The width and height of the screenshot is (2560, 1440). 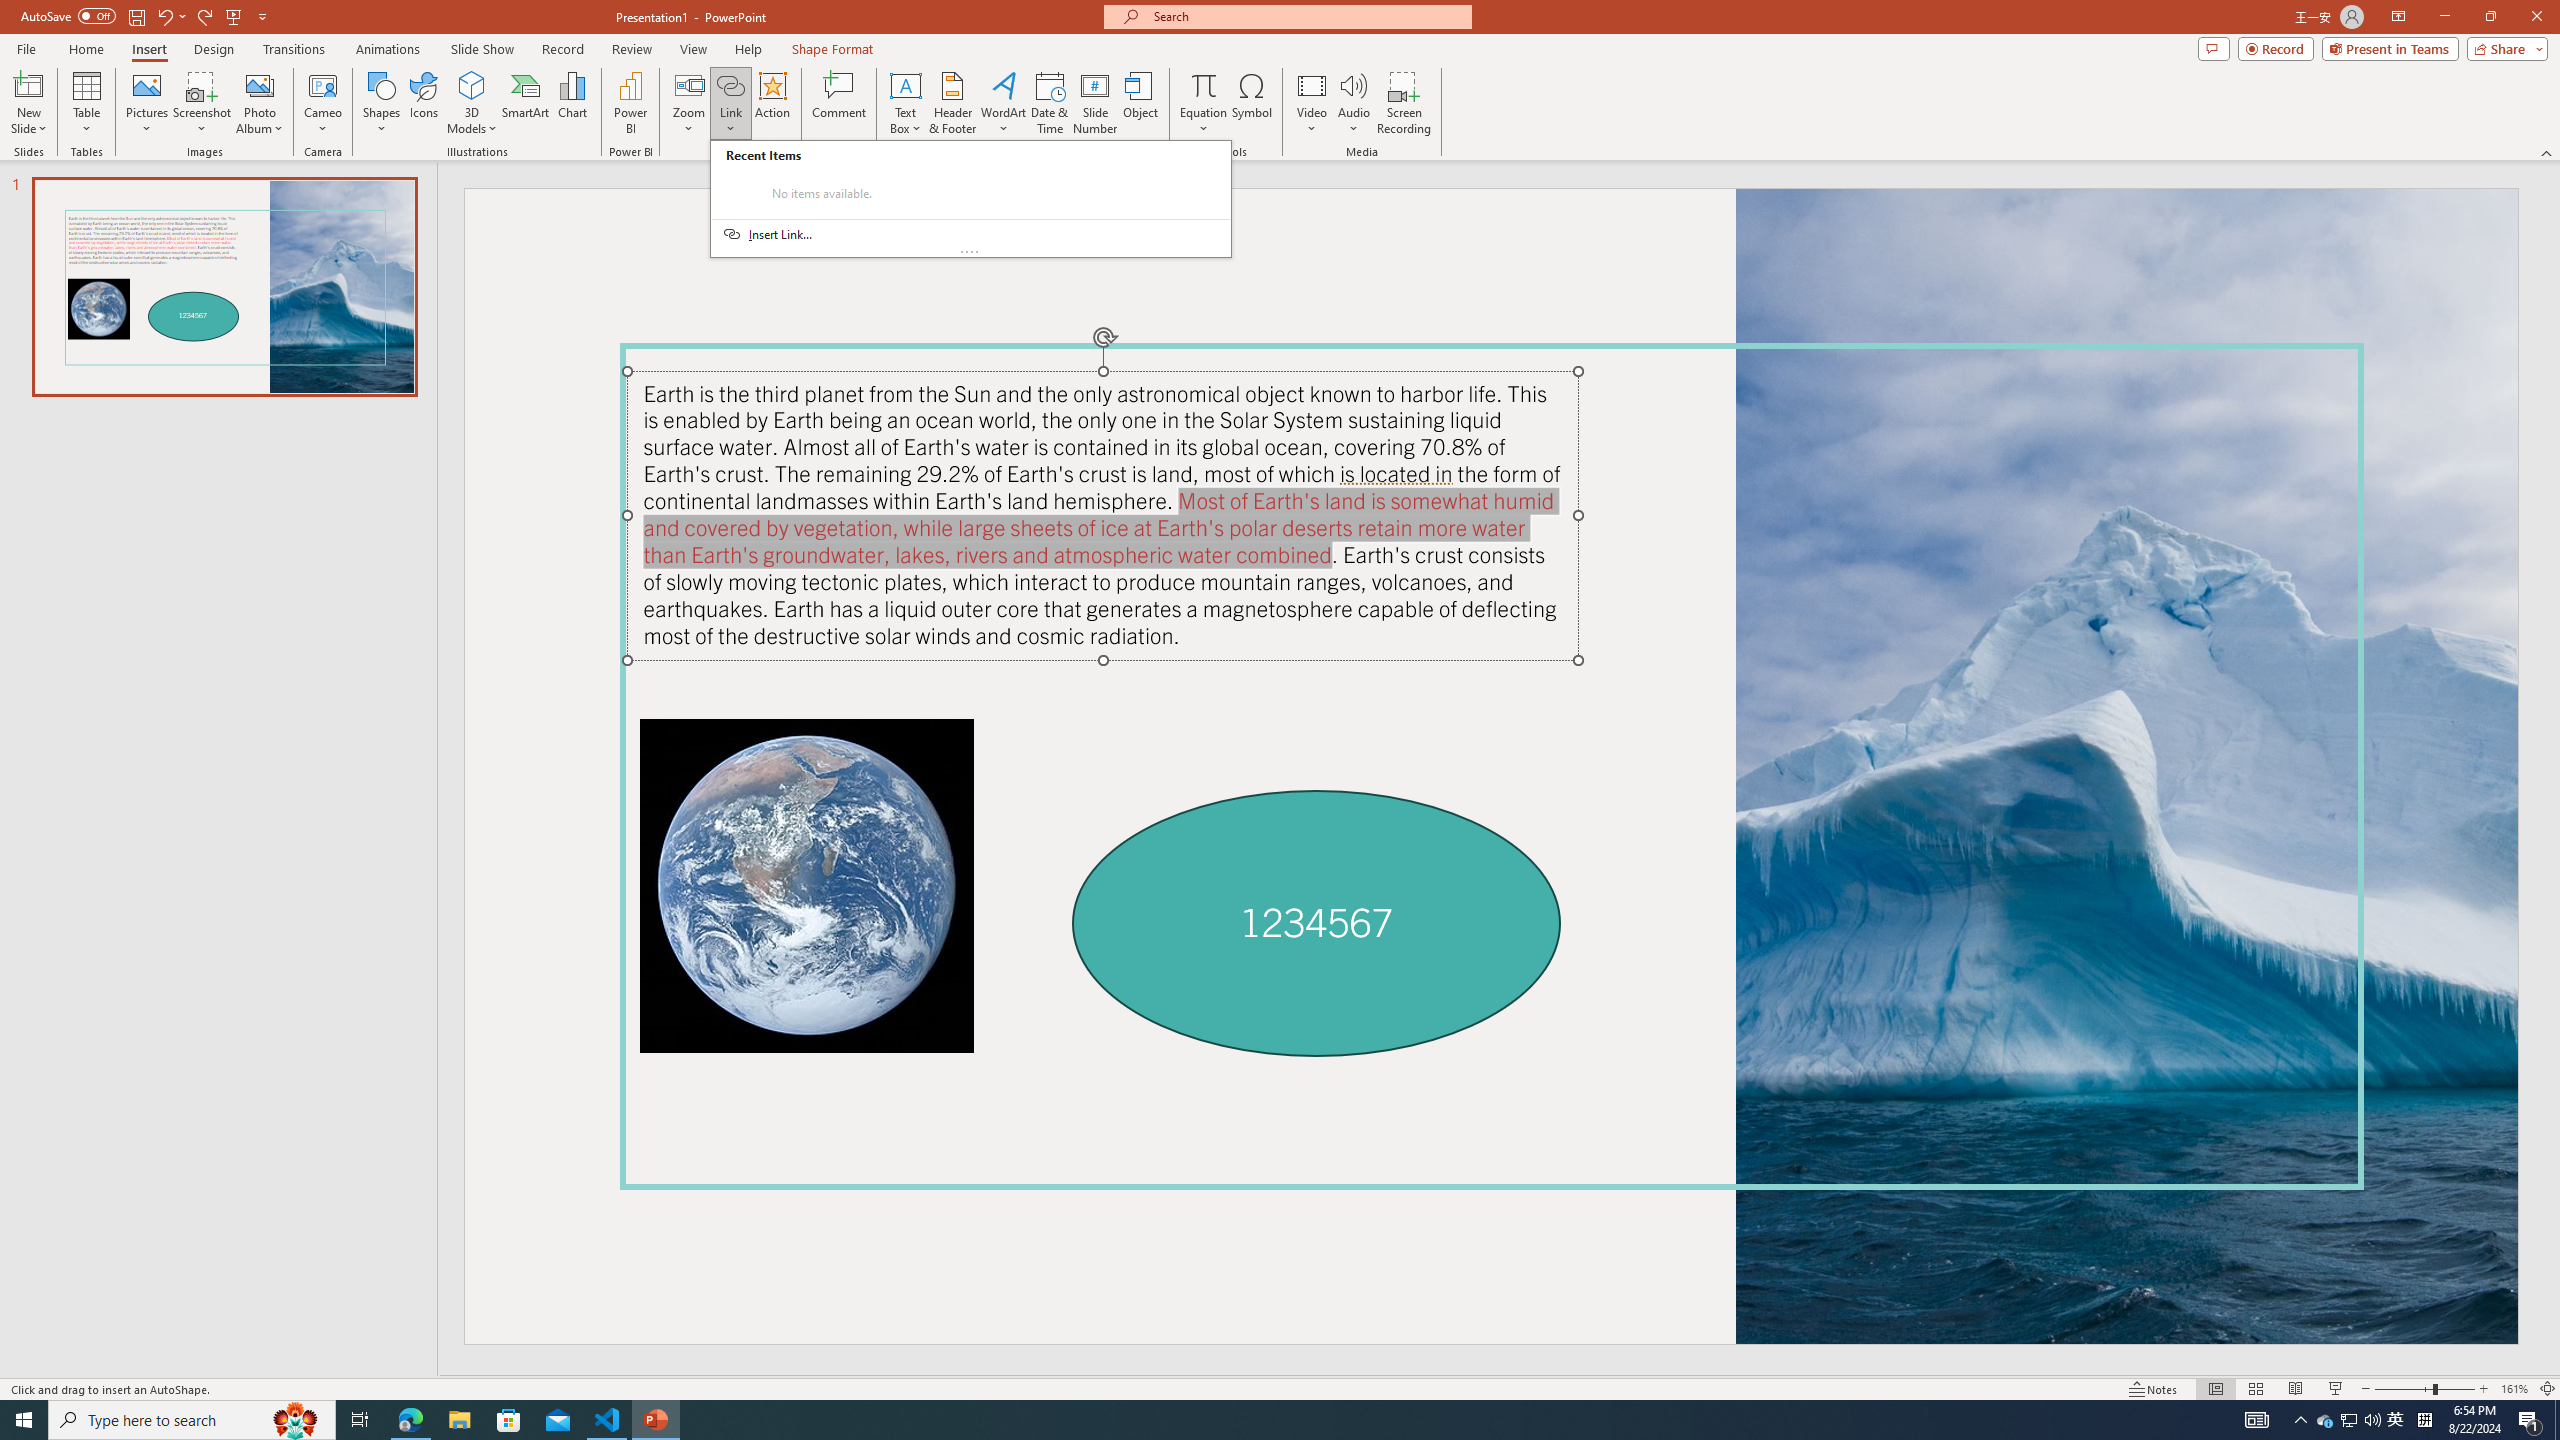 What do you see at coordinates (258, 103) in the screenshot?
I see `'Photo Album...'` at bounding box center [258, 103].